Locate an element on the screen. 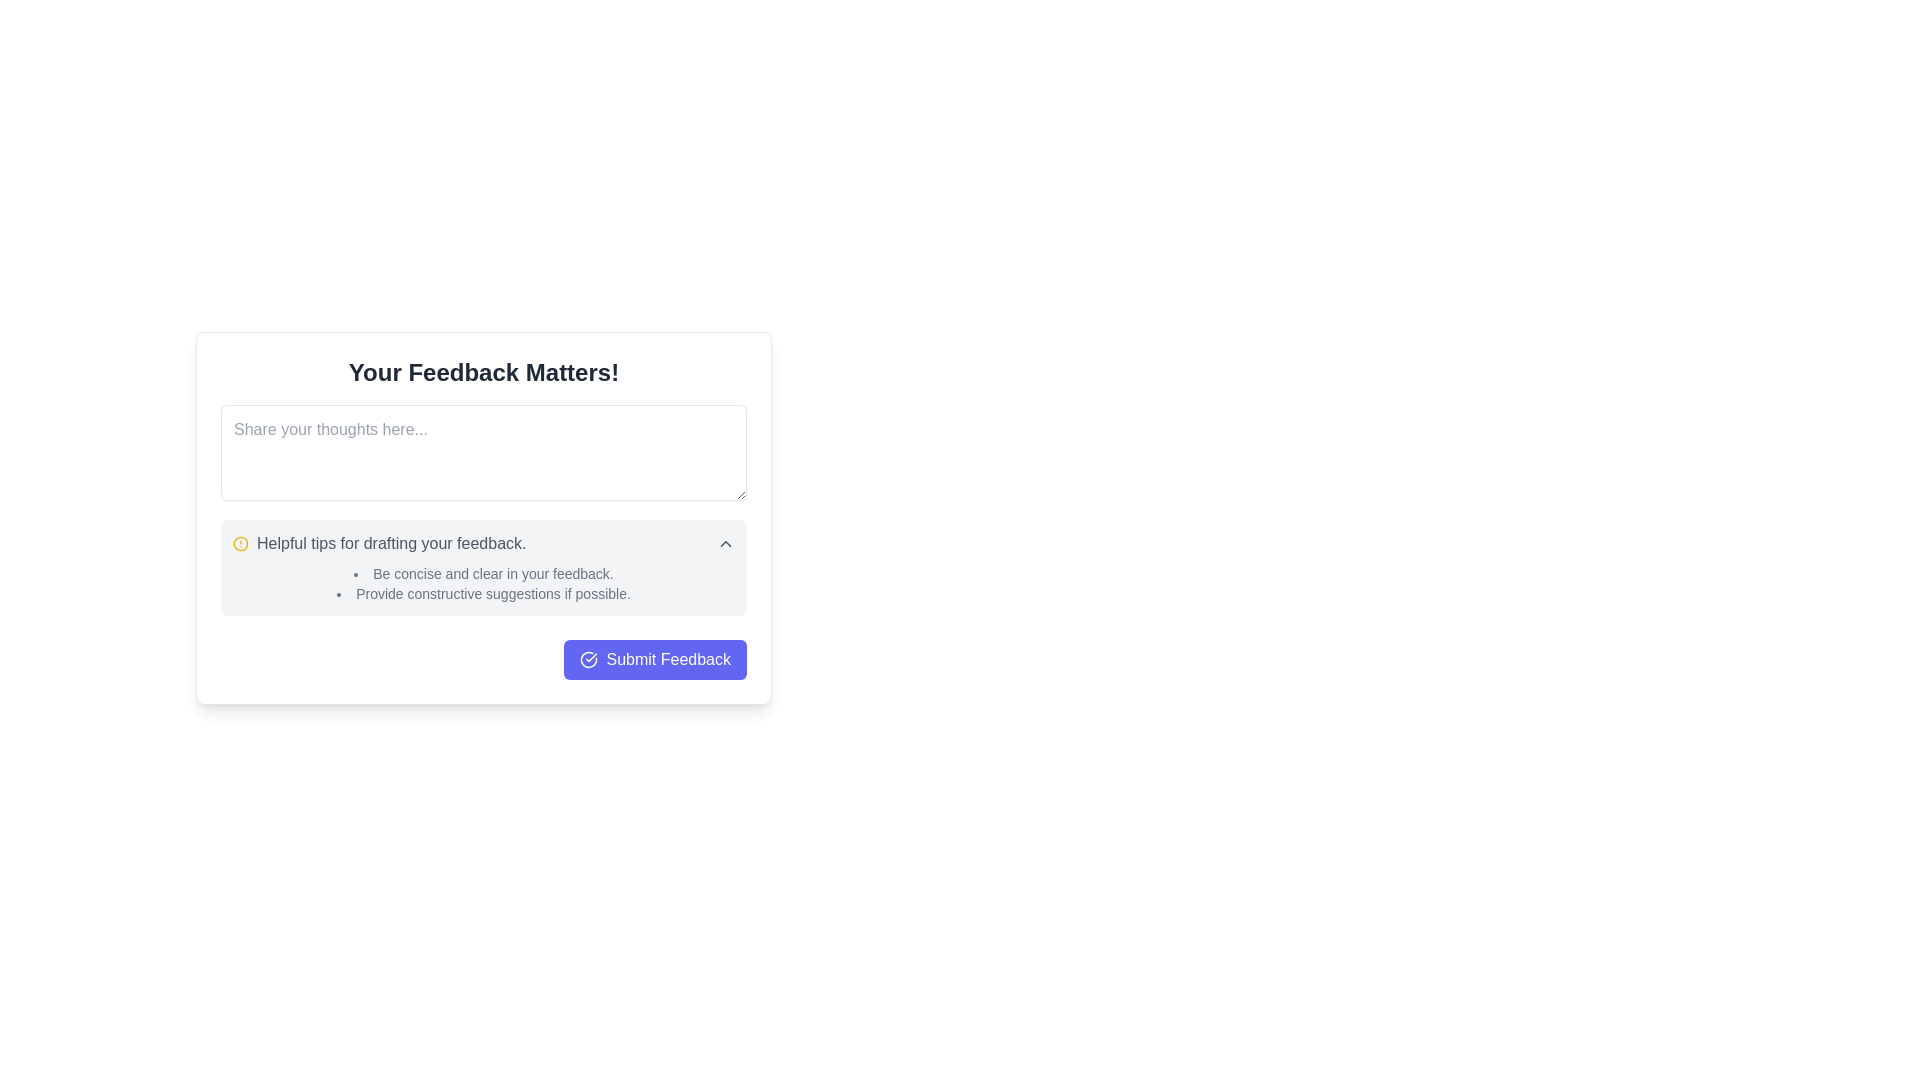 The height and width of the screenshot is (1080, 1920). the decorative icon located to the left of the 'Submit Feedback' text label inside the button is located at coordinates (588, 659).